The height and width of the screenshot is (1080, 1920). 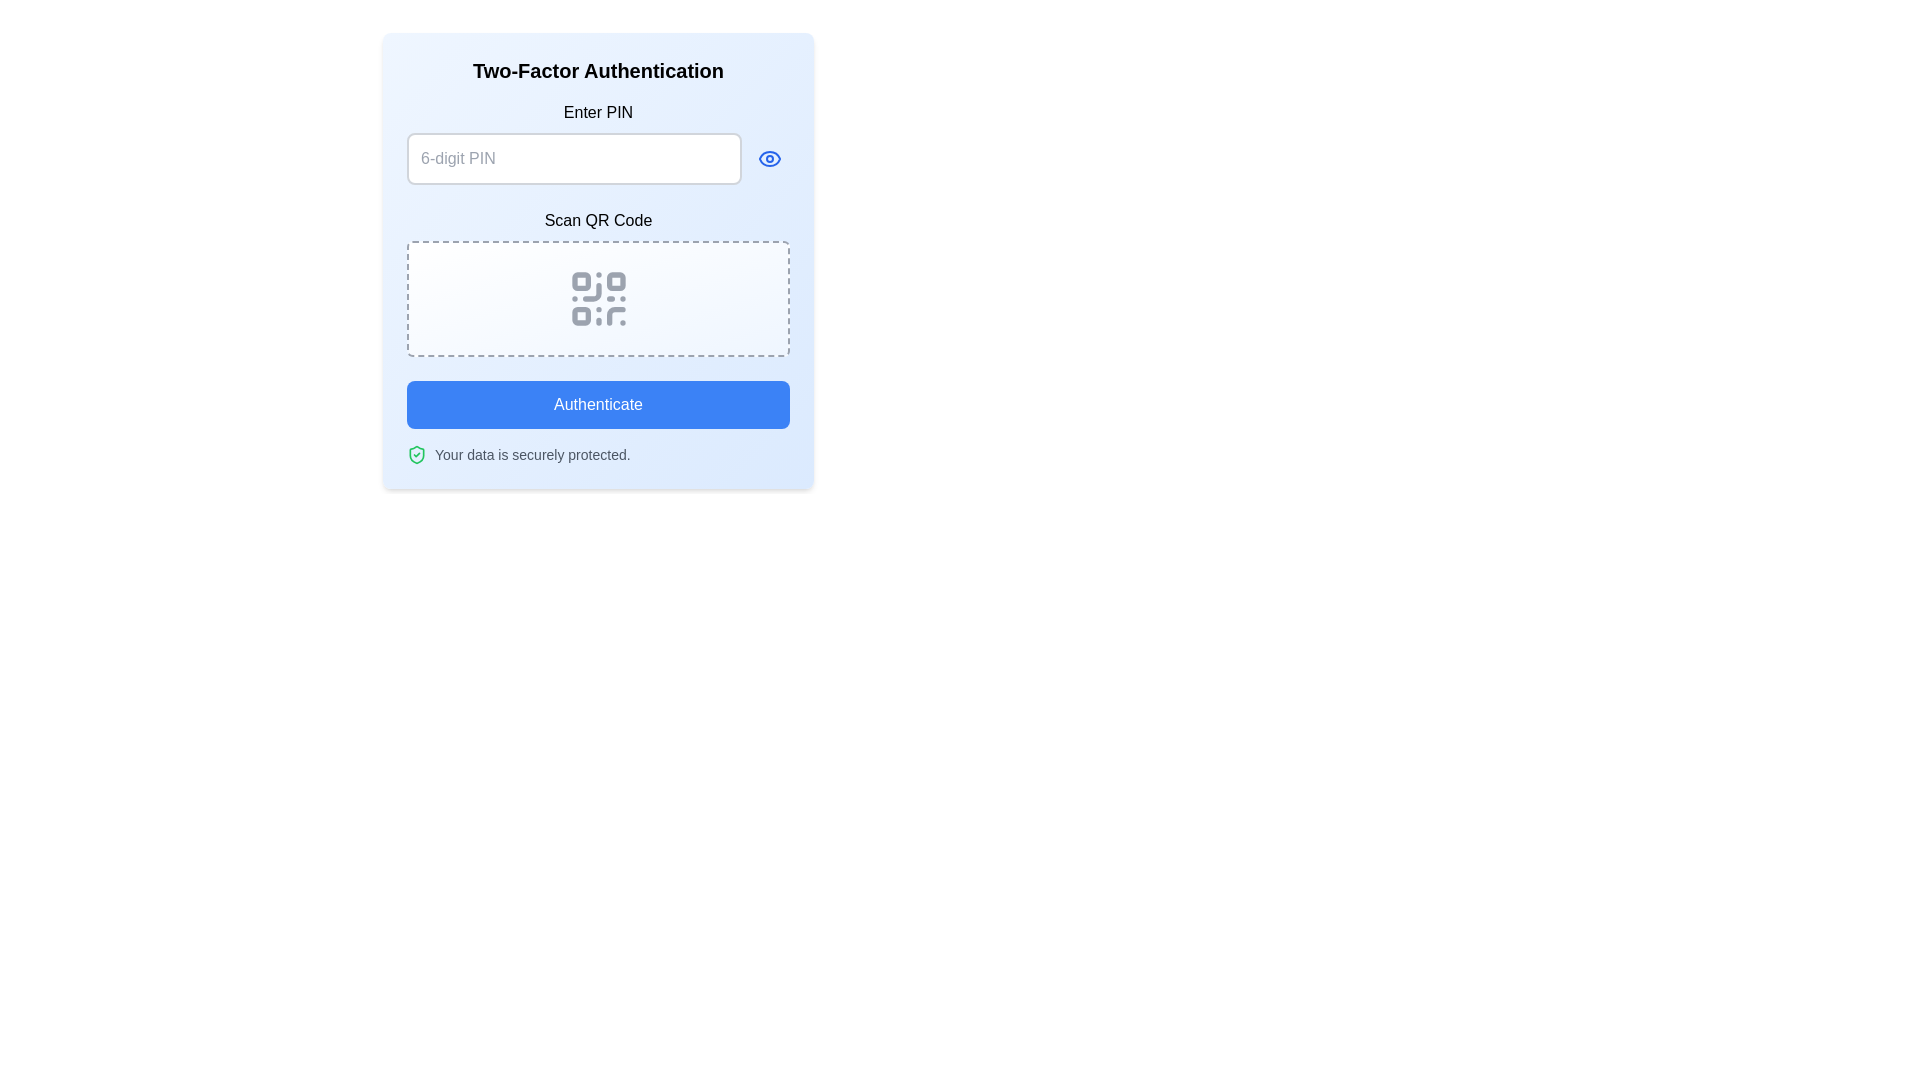 I want to click on the authentication button located at the bottom of the 'Two-Factor Authentication' form to enable keyboard interactions, so click(x=597, y=405).